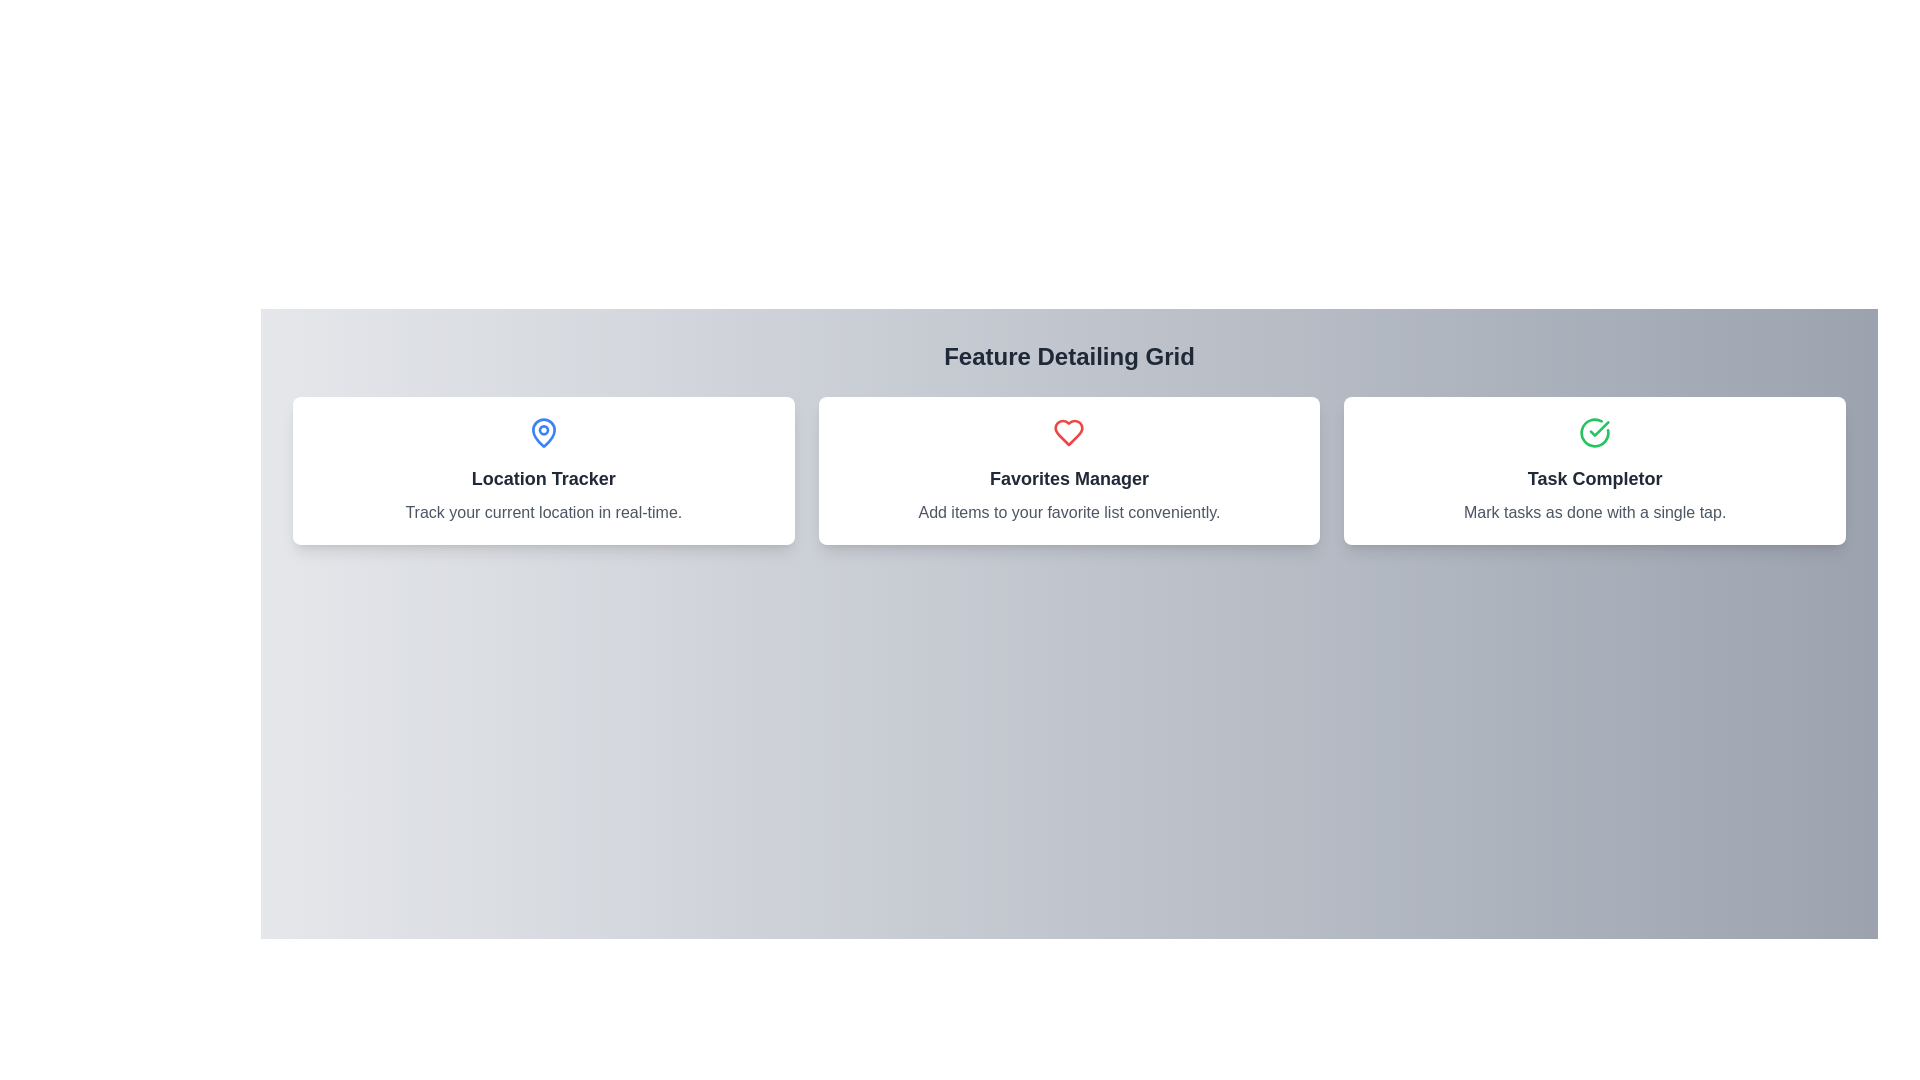 The width and height of the screenshot is (1920, 1080). I want to click on the heart-shaped SVG icon located at the center-top of the second card in the 'Favorites Manager', which is part of the 'Feature Detailing Grid', so click(1068, 431).